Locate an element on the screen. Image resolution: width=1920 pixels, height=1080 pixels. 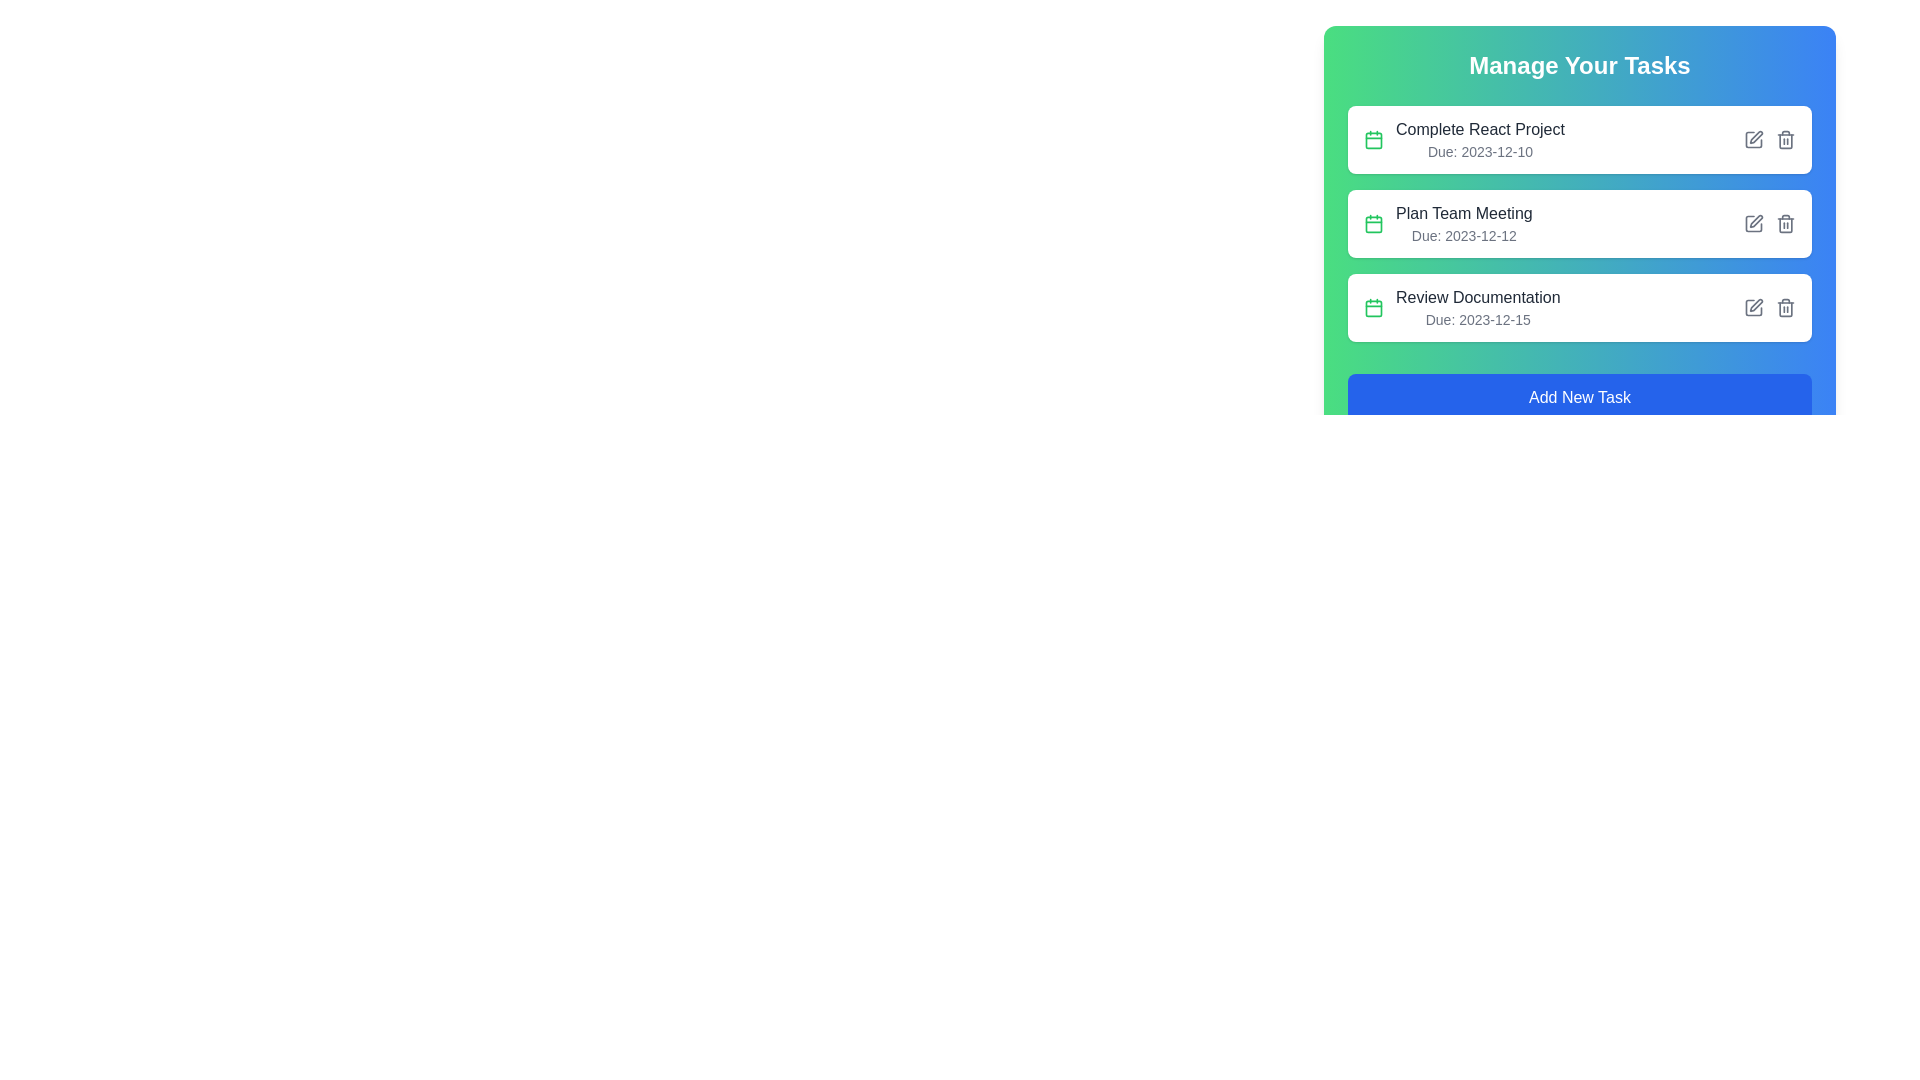
the green calendar icon located to the left of the text 'Complete React ProjectDue: 2023-12-10' in the 'Manage Your Tasks' section is located at coordinates (1372, 138).